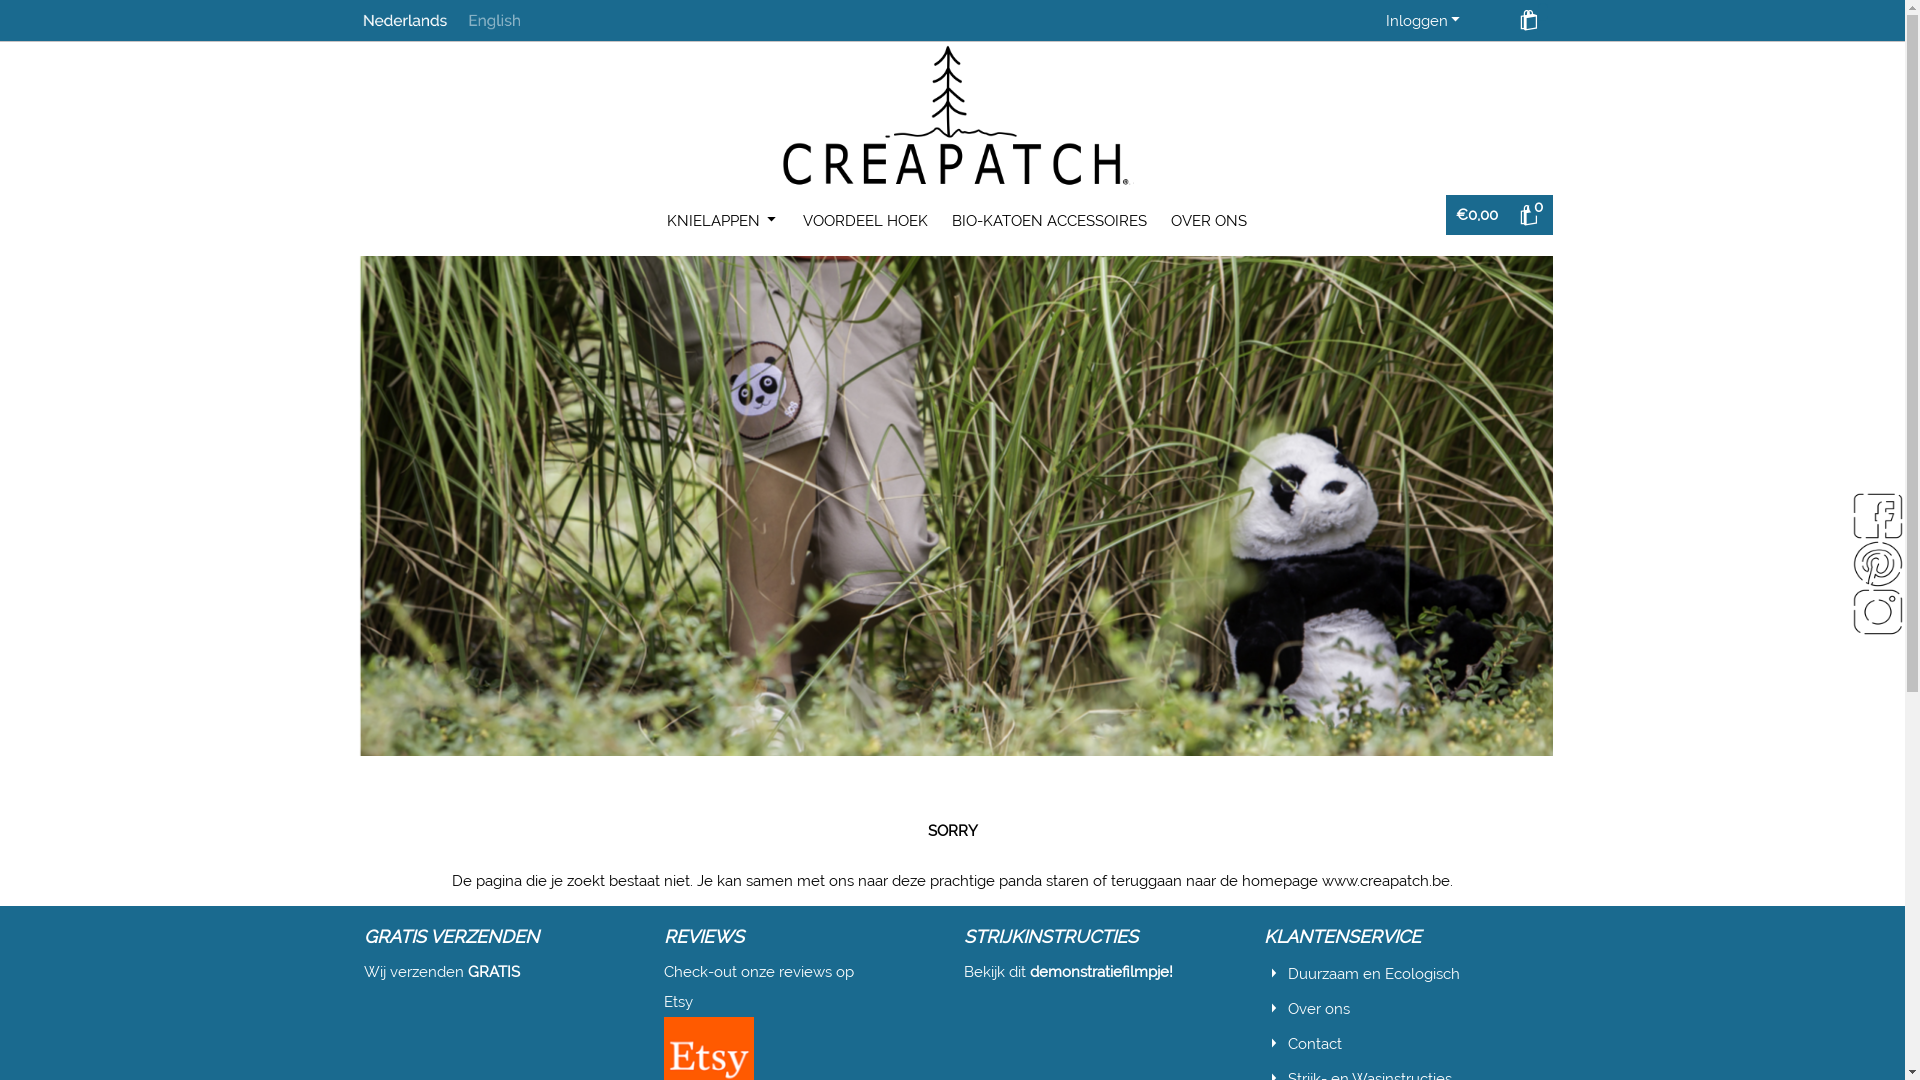 The height and width of the screenshot is (1080, 1920). I want to click on 'KNIELAPPEN', so click(656, 220).